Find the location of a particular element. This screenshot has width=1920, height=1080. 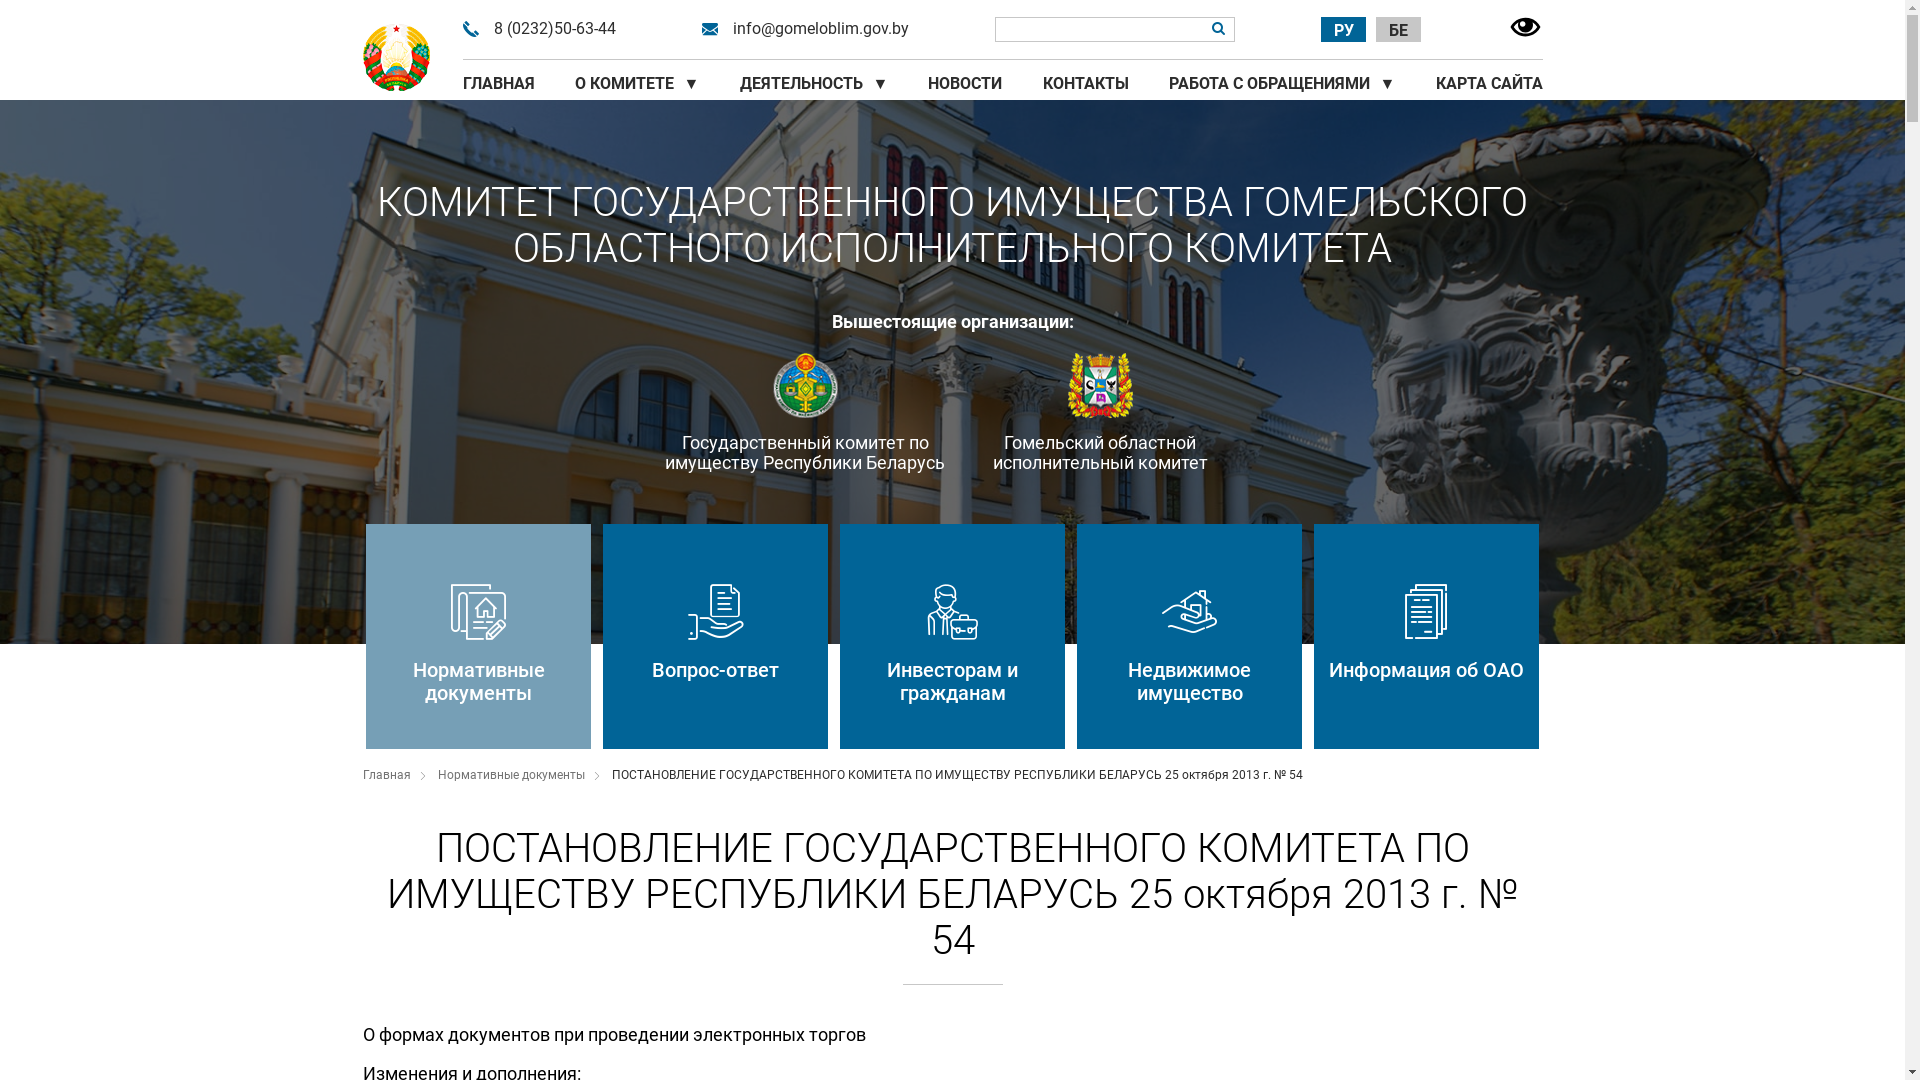

'8 (0232)50-63-44' is located at coordinates (555, 29).